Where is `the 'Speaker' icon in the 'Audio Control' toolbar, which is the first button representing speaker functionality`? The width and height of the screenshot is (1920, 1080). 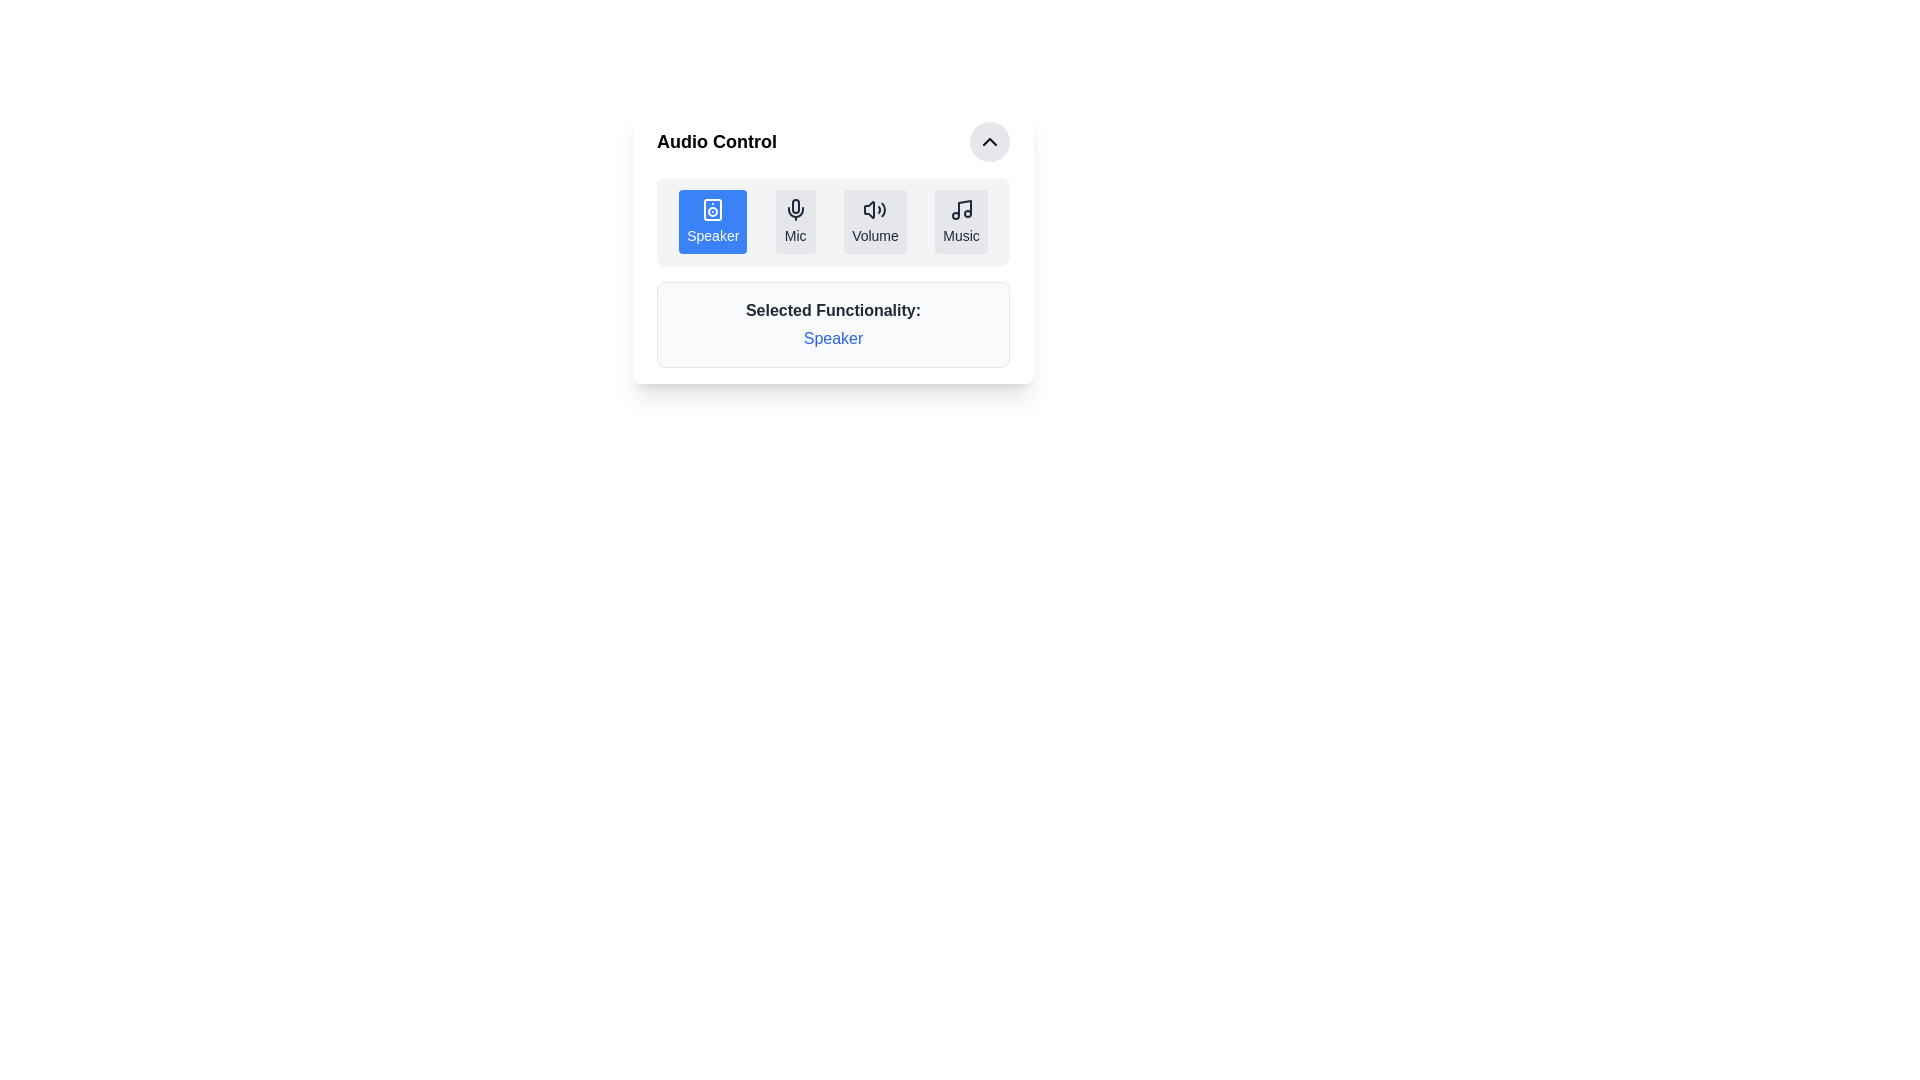
the 'Speaker' icon in the 'Audio Control' toolbar, which is the first button representing speaker functionality is located at coordinates (713, 209).